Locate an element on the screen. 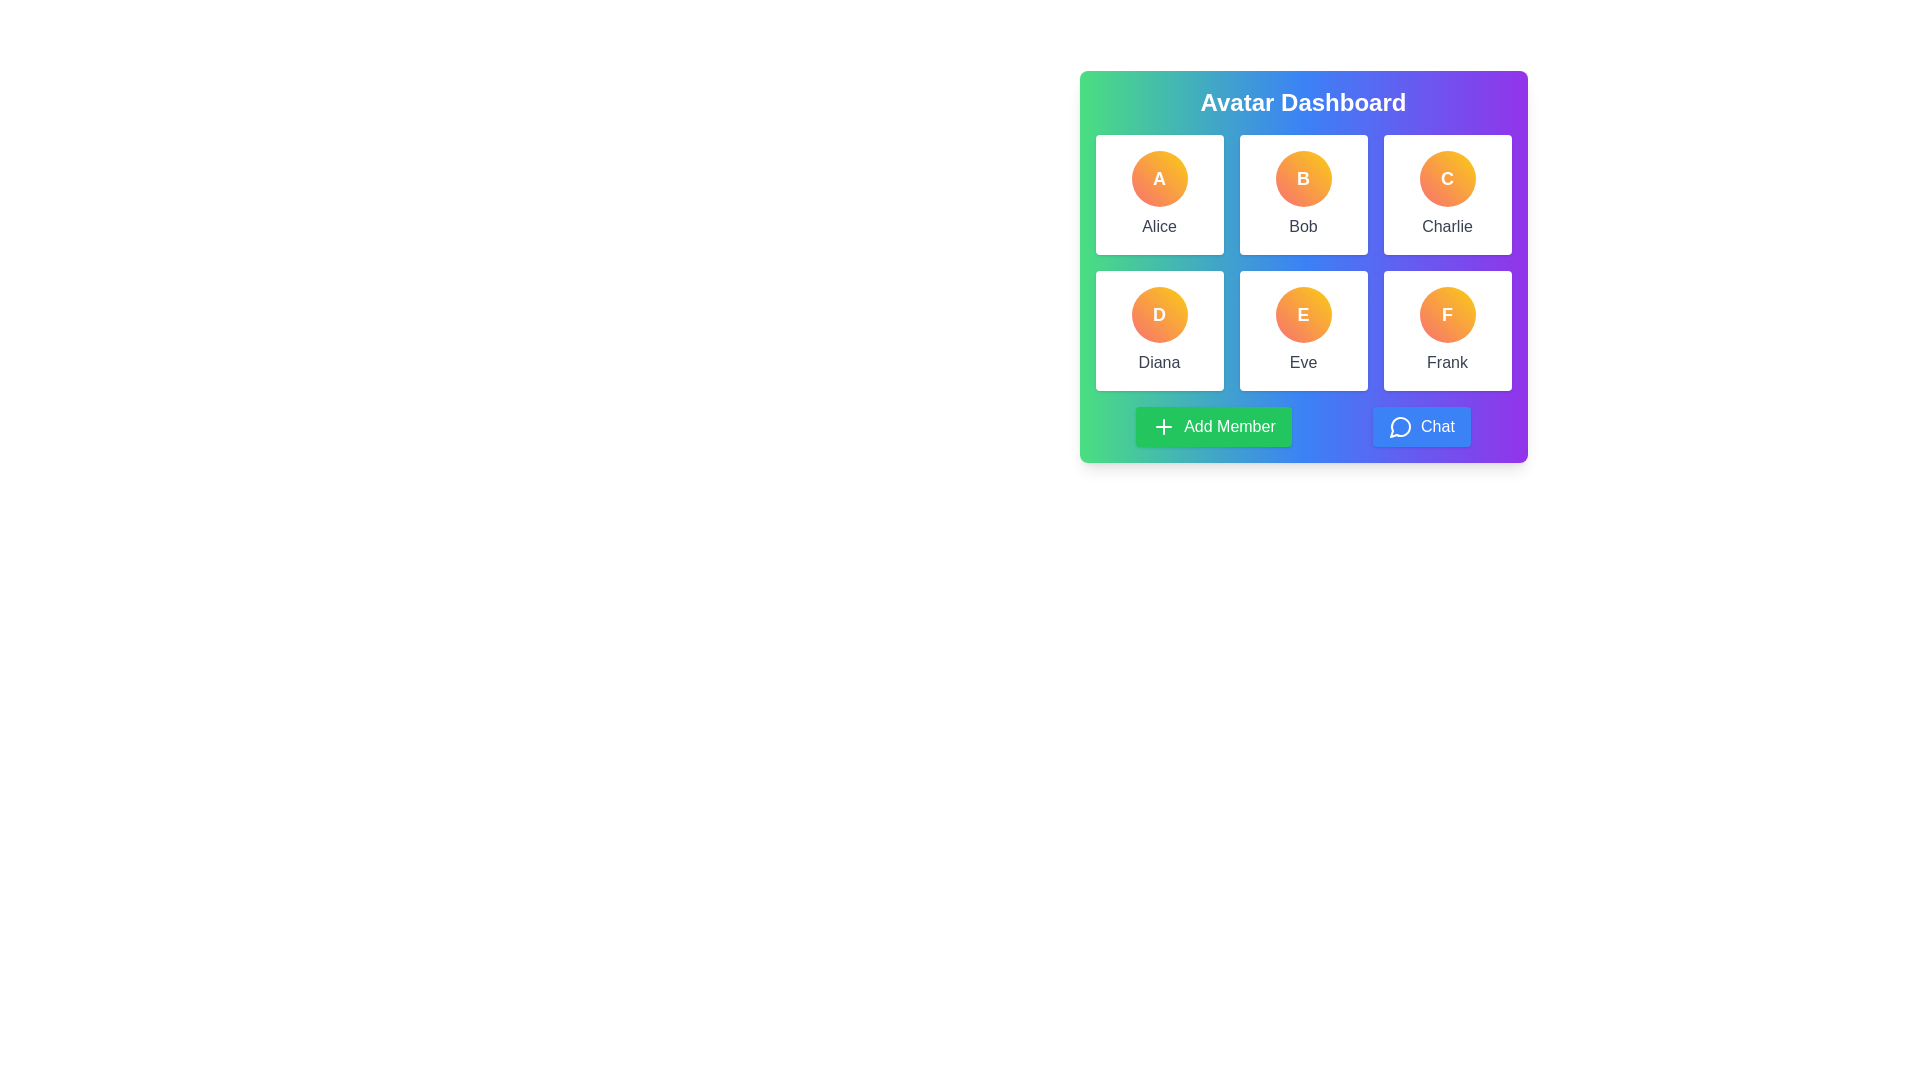 The image size is (1920, 1080). the circular badge with a gradient background transitioning from yellow to red, featuring the letter 'B' in bold white font, located in the Avatar Dashboard panel is located at coordinates (1303, 177).